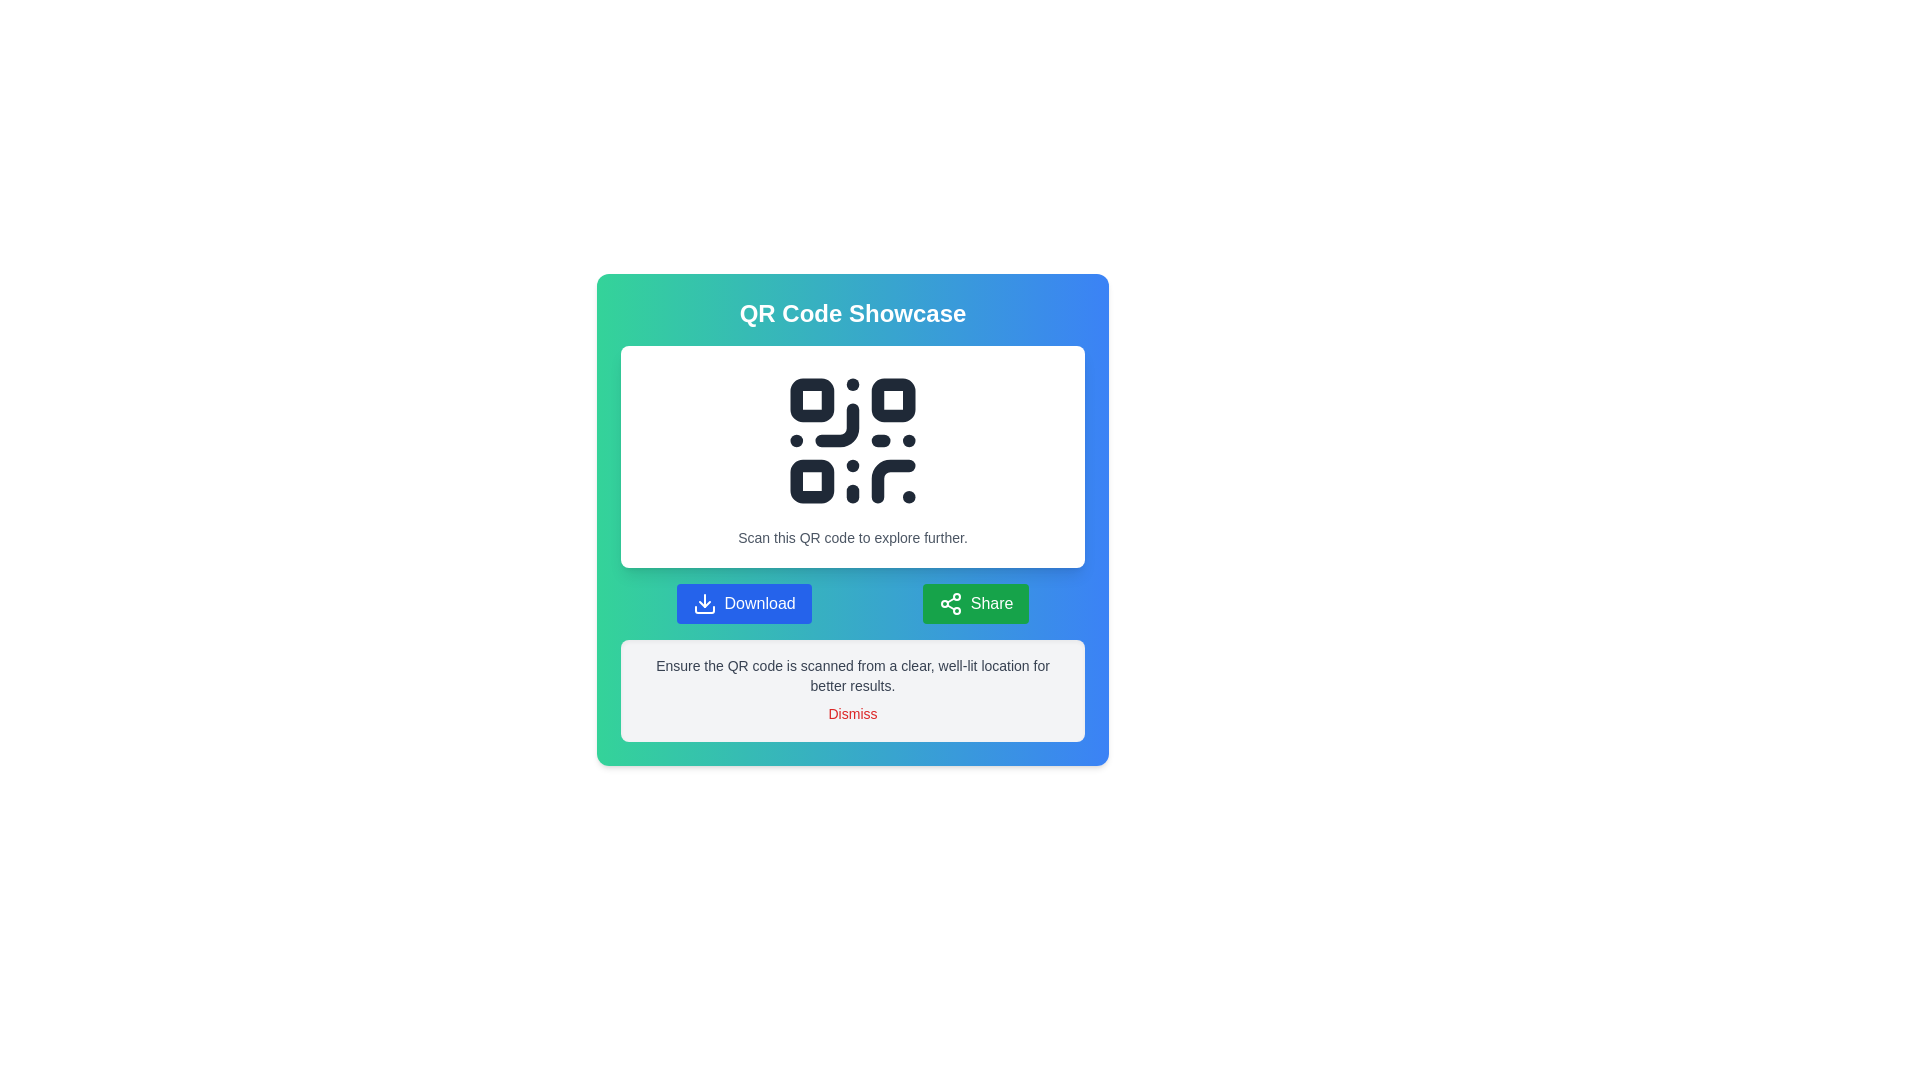 This screenshot has width=1920, height=1080. Describe the element at coordinates (853, 675) in the screenshot. I see `the text label that provides the instruction 'Ensure the QR code is scanned from a clear, well-lit location for better results.'` at that location.